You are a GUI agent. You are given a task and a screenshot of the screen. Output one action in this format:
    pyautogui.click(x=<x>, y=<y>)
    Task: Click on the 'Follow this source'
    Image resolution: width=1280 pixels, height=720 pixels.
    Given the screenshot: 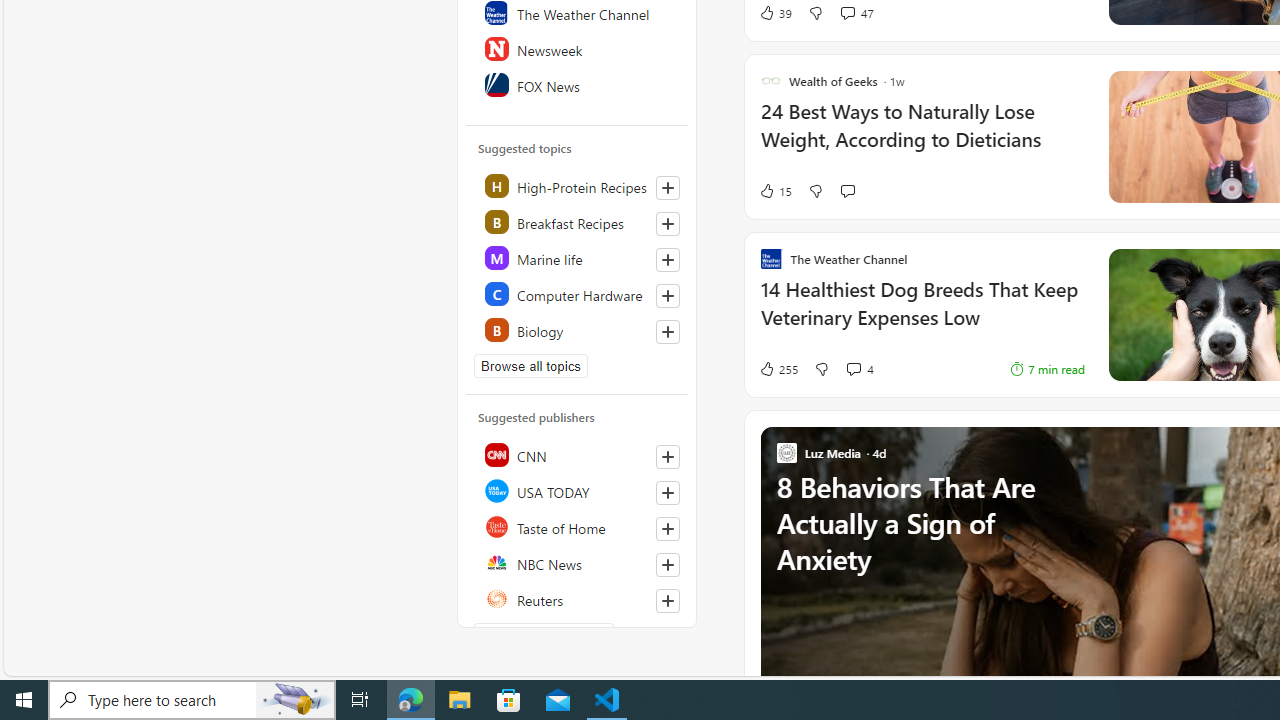 What is the action you would take?
    pyautogui.click(x=667, y=599)
    